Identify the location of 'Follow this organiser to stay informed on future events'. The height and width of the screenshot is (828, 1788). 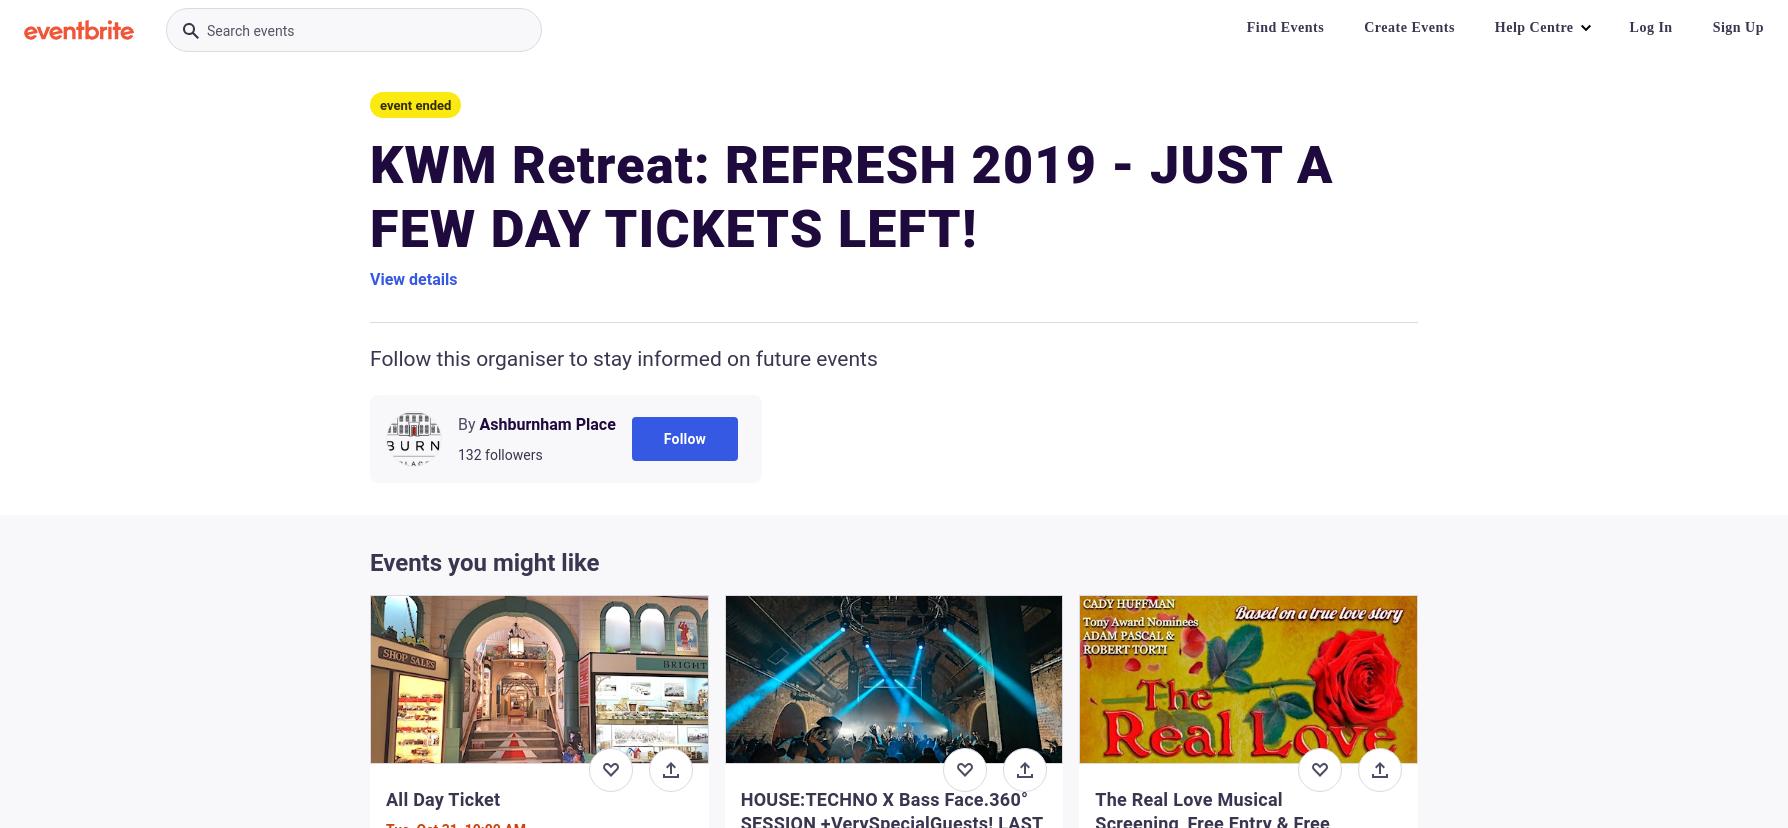
(623, 359).